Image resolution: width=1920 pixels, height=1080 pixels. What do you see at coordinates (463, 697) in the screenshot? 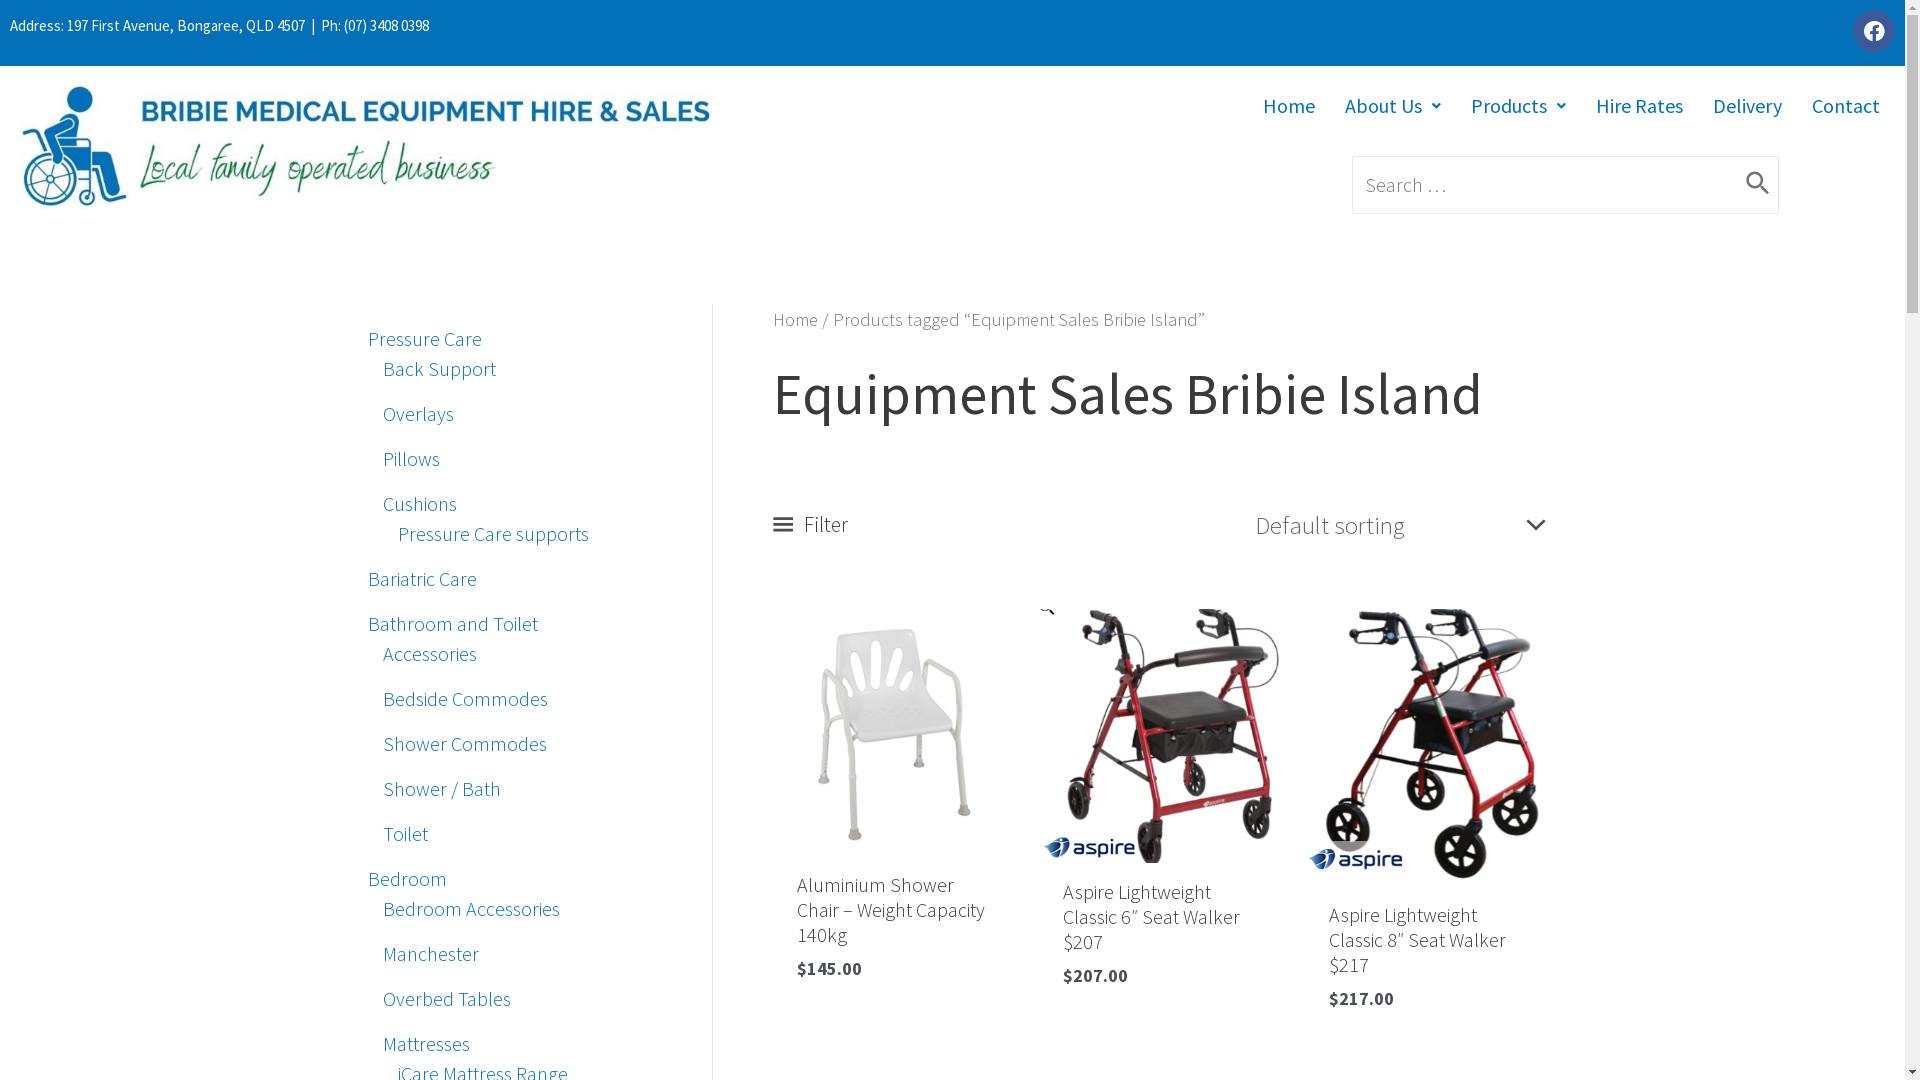
I see `'Bedside Commodes'` at bounding box center [463, 697].